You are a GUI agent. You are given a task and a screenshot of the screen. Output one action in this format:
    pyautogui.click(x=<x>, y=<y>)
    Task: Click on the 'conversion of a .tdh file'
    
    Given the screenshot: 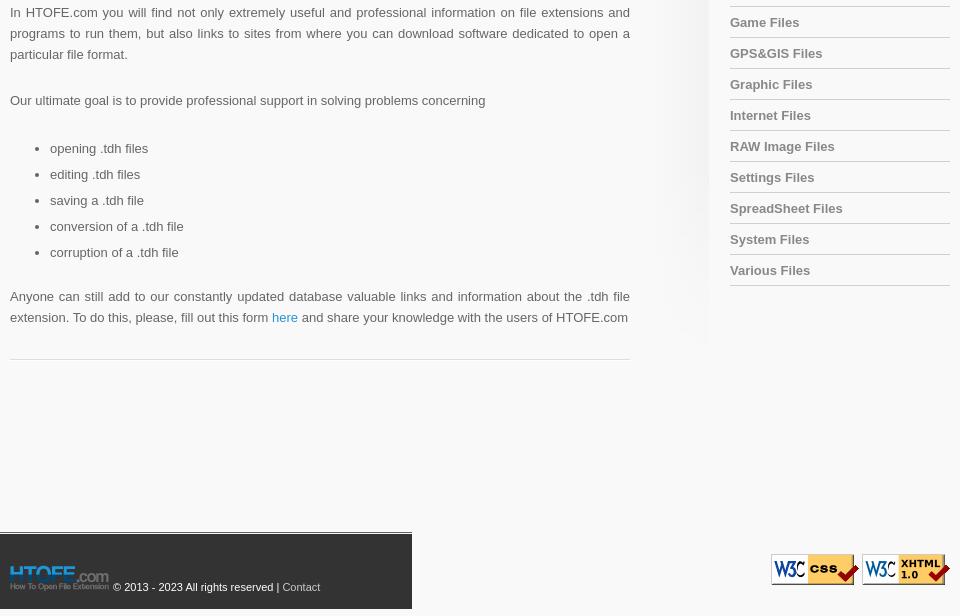 What is the action you would take?
    pyautogui.click(x=49, y=225)
    